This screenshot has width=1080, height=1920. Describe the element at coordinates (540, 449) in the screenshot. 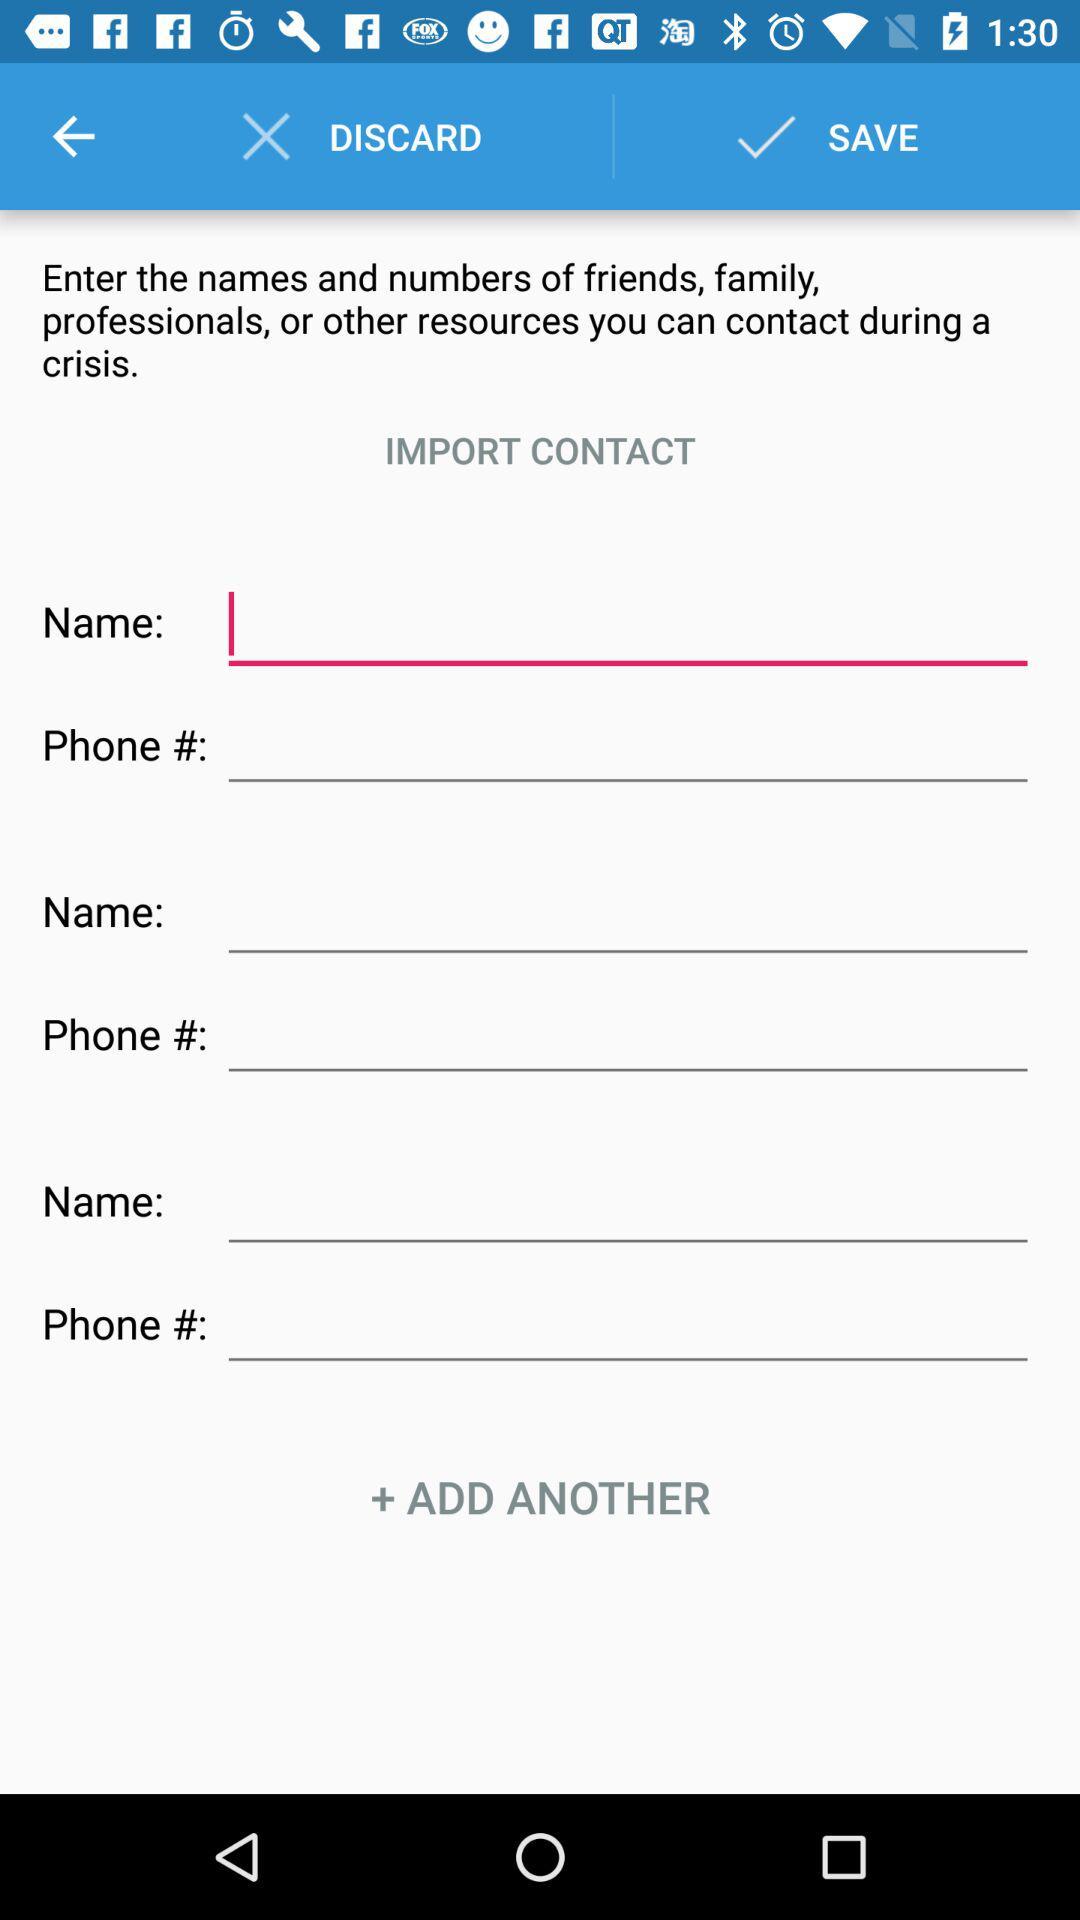

I see `import contact item` at that location.